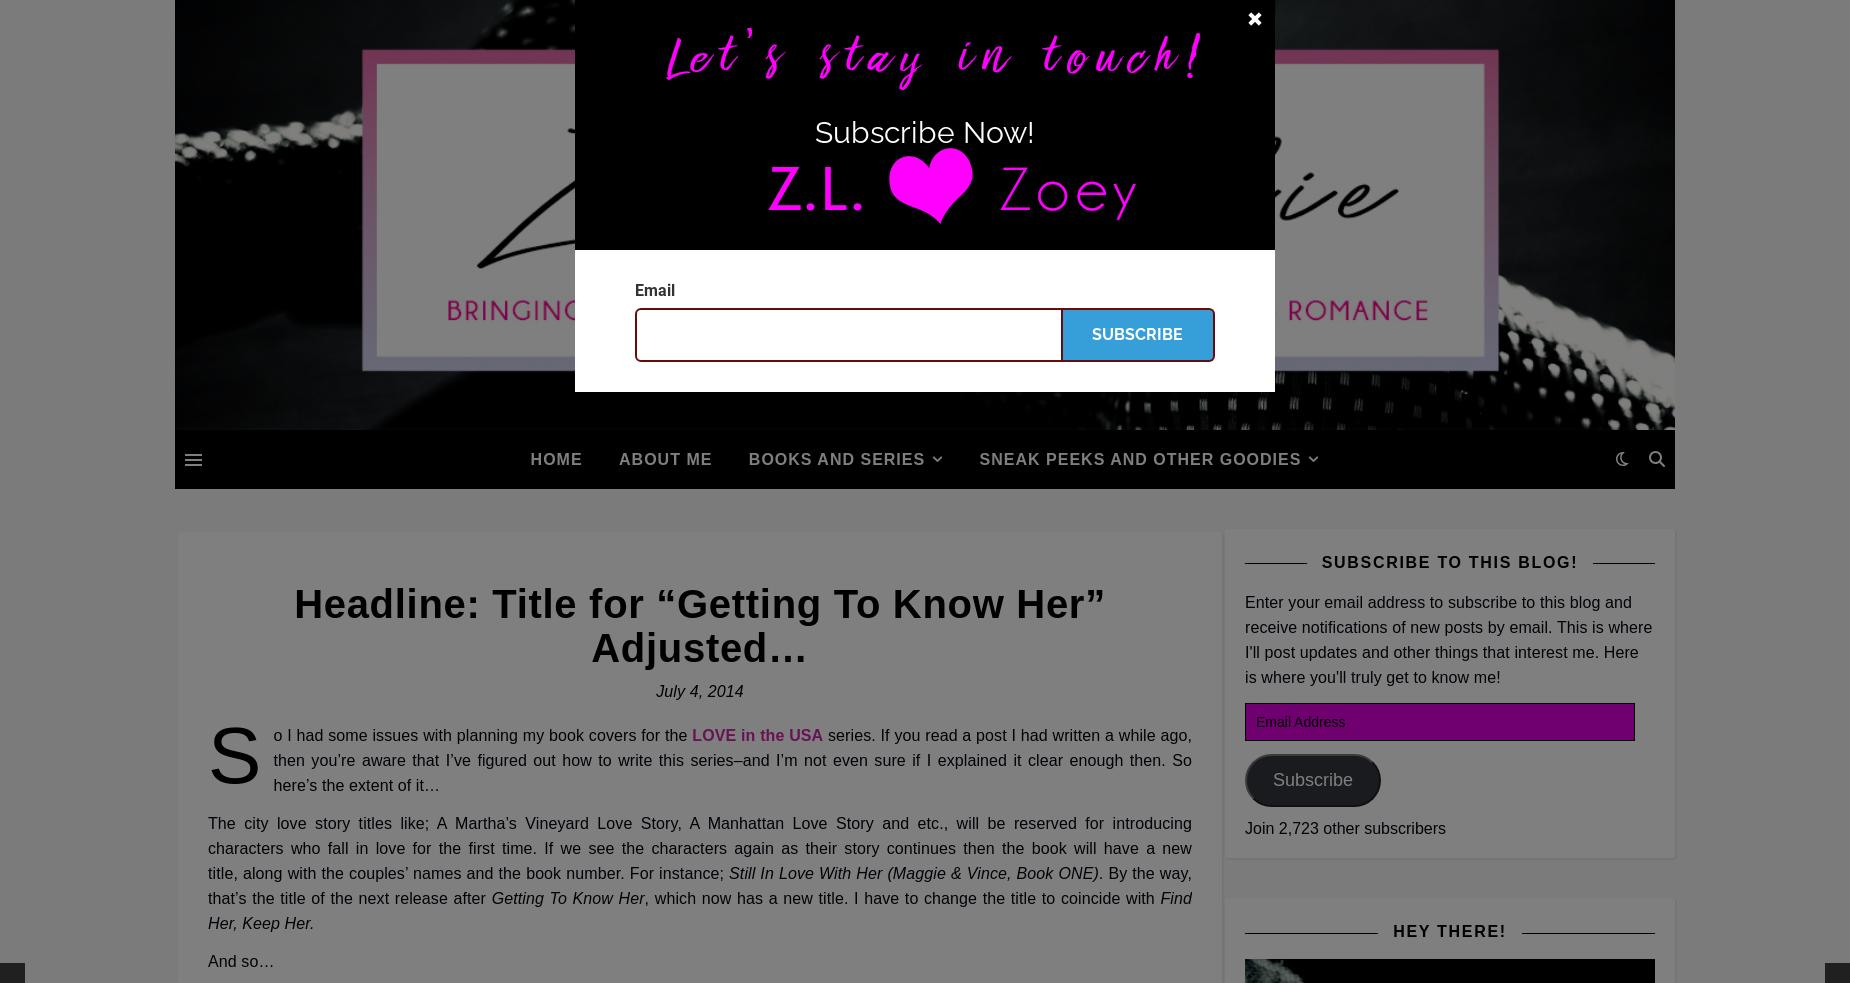 The width and height of the screenshot is (1850, 983). Describe the element at coordinates (643, 898) in the screenshot. I see `', which now has a new title. I have to change the title to coincide with'` at that location.